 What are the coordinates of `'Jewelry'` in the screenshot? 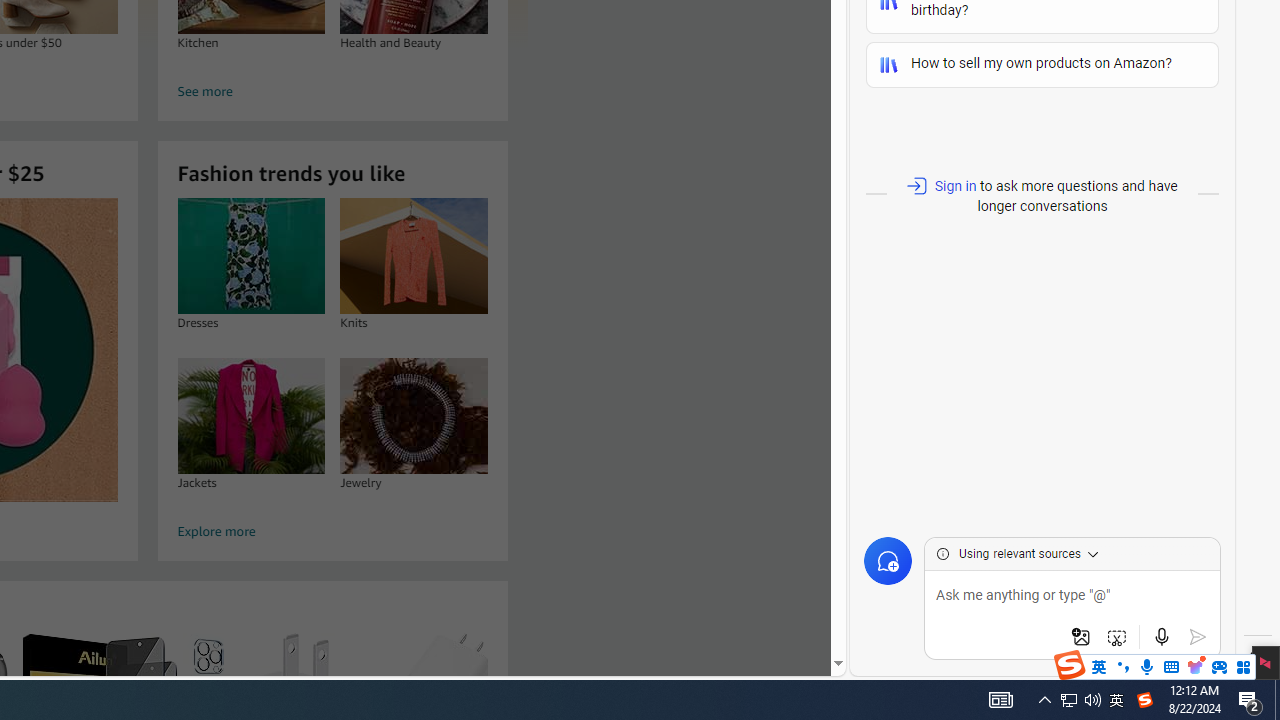 It's located at (413, 414).